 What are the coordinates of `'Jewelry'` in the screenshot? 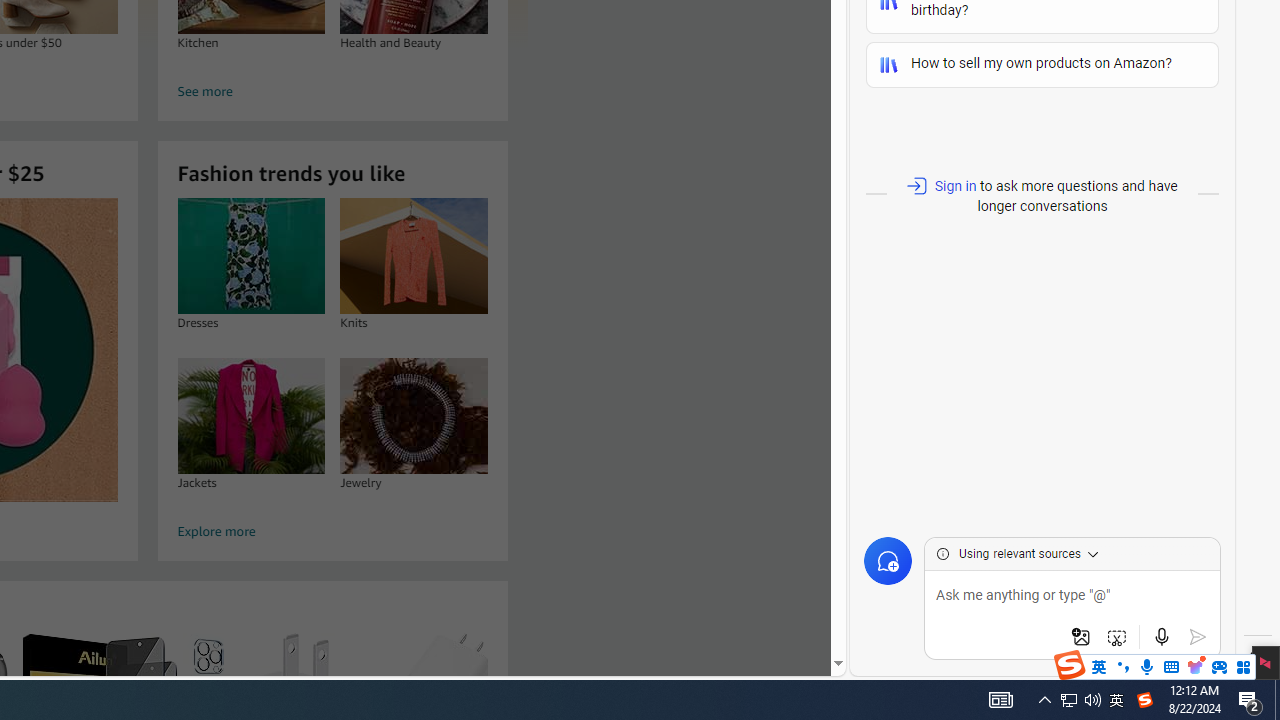 It's located at (413, 414).